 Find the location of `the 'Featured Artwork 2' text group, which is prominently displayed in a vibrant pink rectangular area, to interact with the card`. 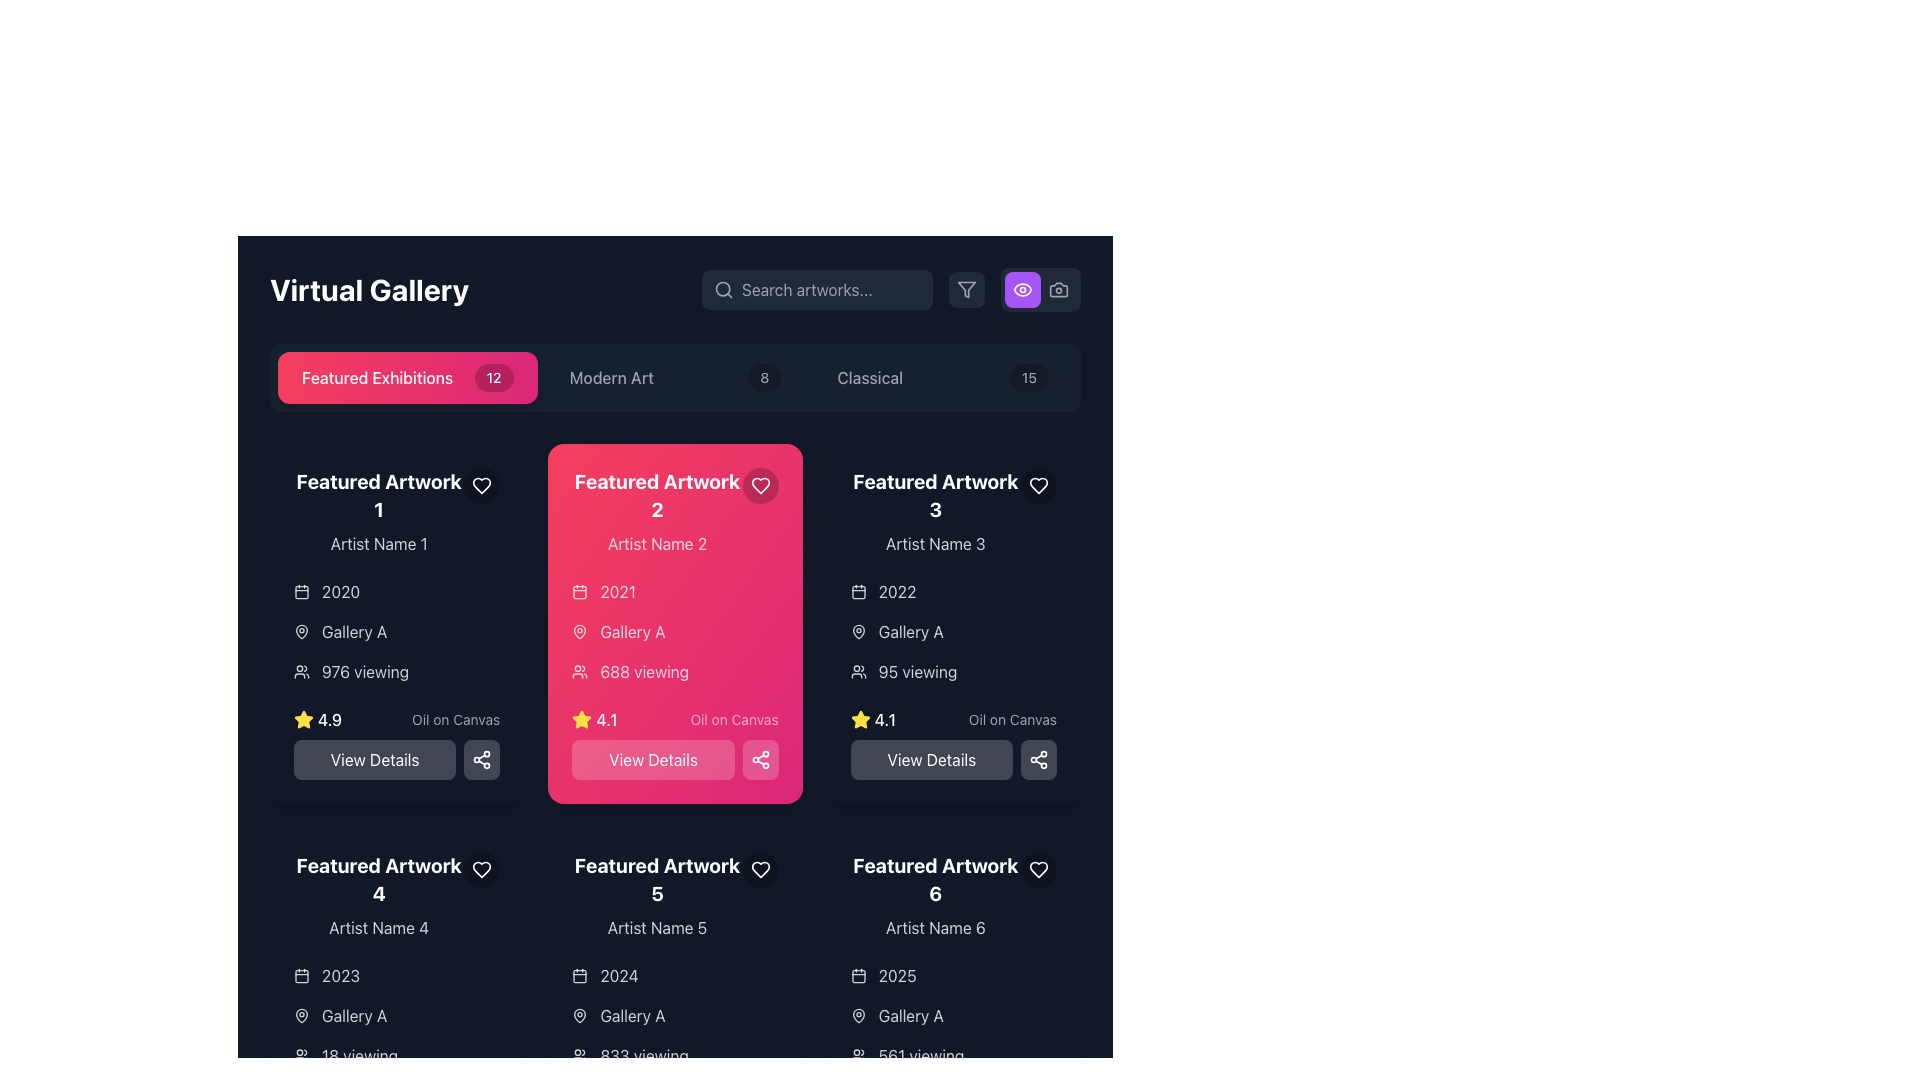

the 'Featured Artwork 2' text group, which is prominently displayed in a vibrant pink rectangular area, to interact with the card is located at coordinates (657, 511).